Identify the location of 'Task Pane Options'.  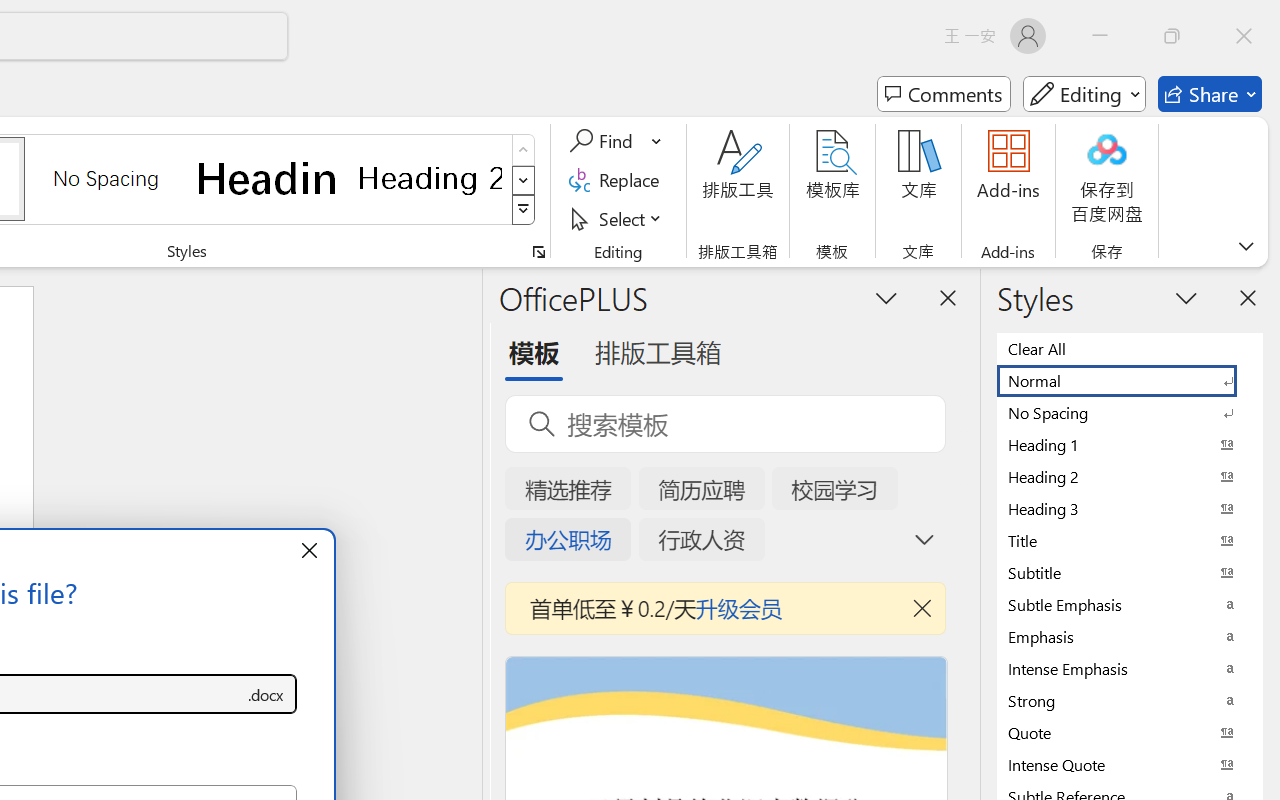
(886, 297).